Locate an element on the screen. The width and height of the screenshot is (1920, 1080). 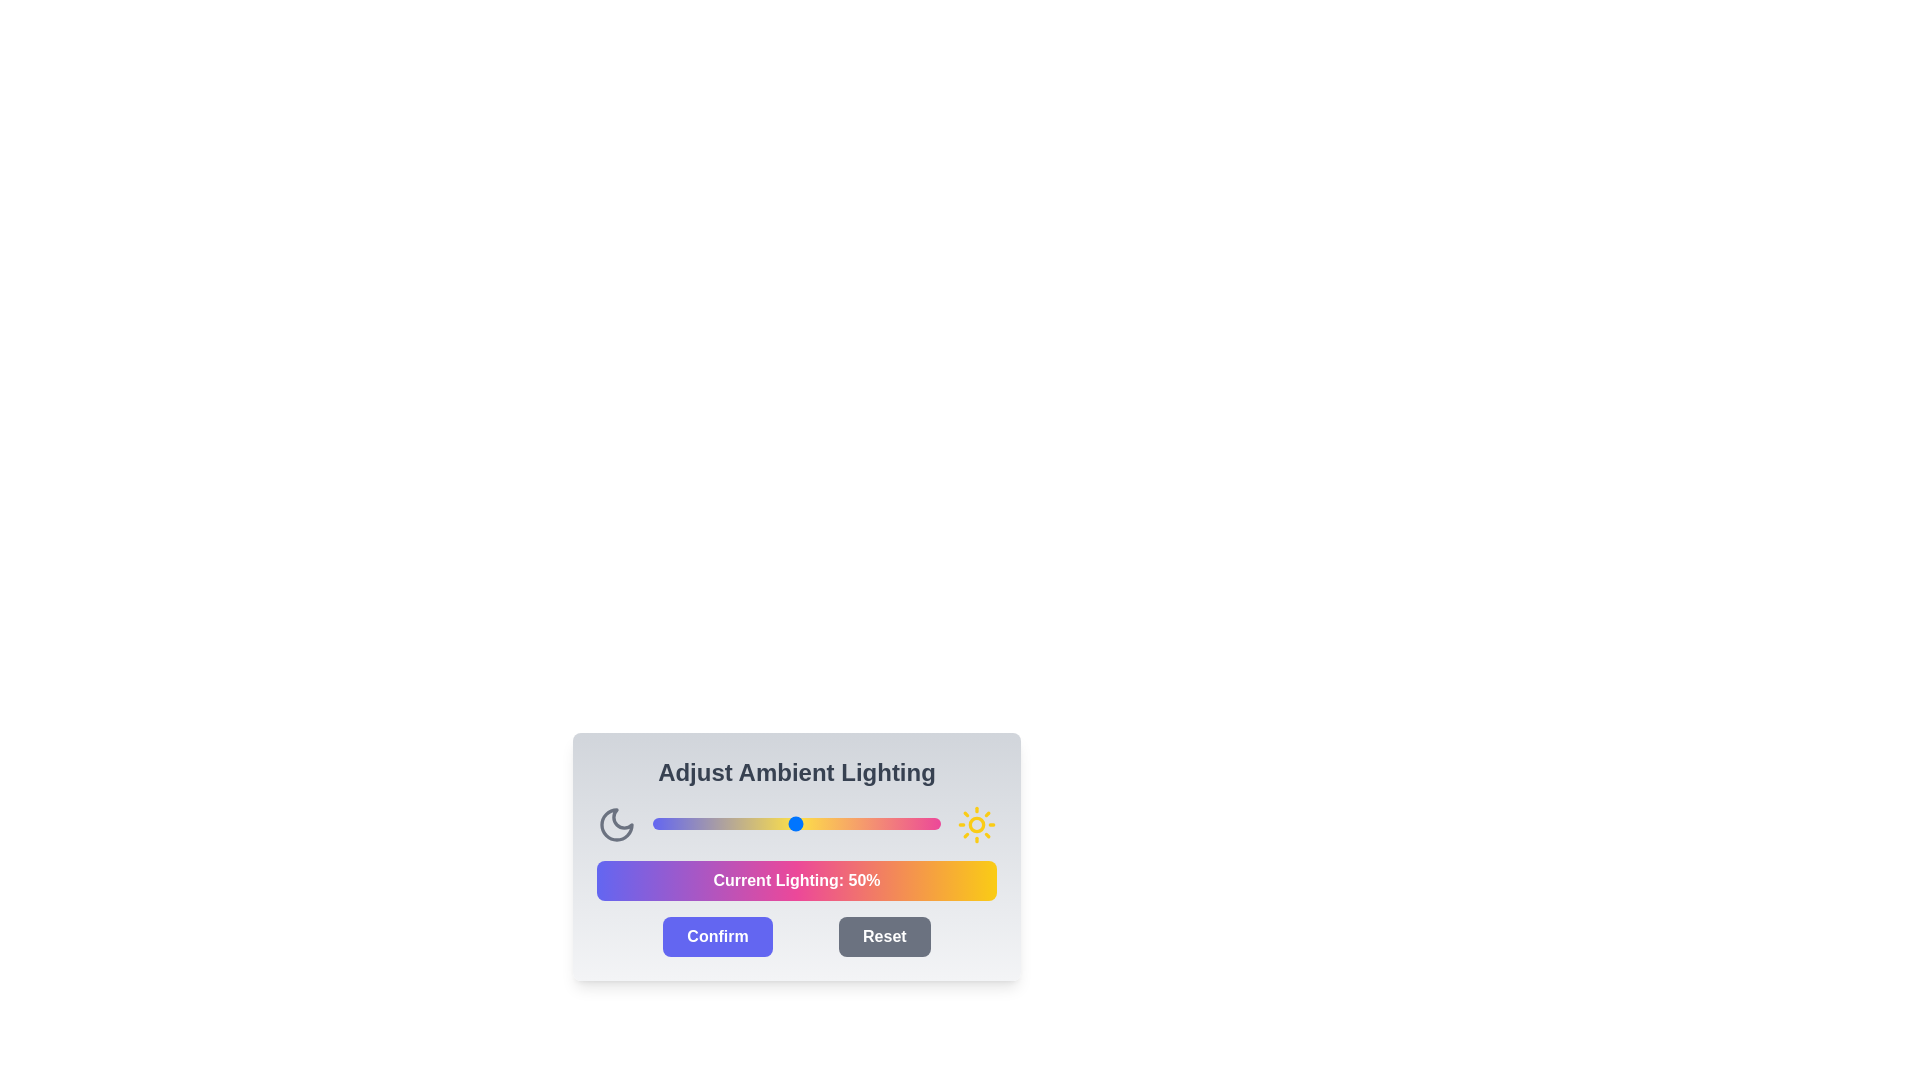
the light intensity slider to 51% is located at coordinates (798, 824).